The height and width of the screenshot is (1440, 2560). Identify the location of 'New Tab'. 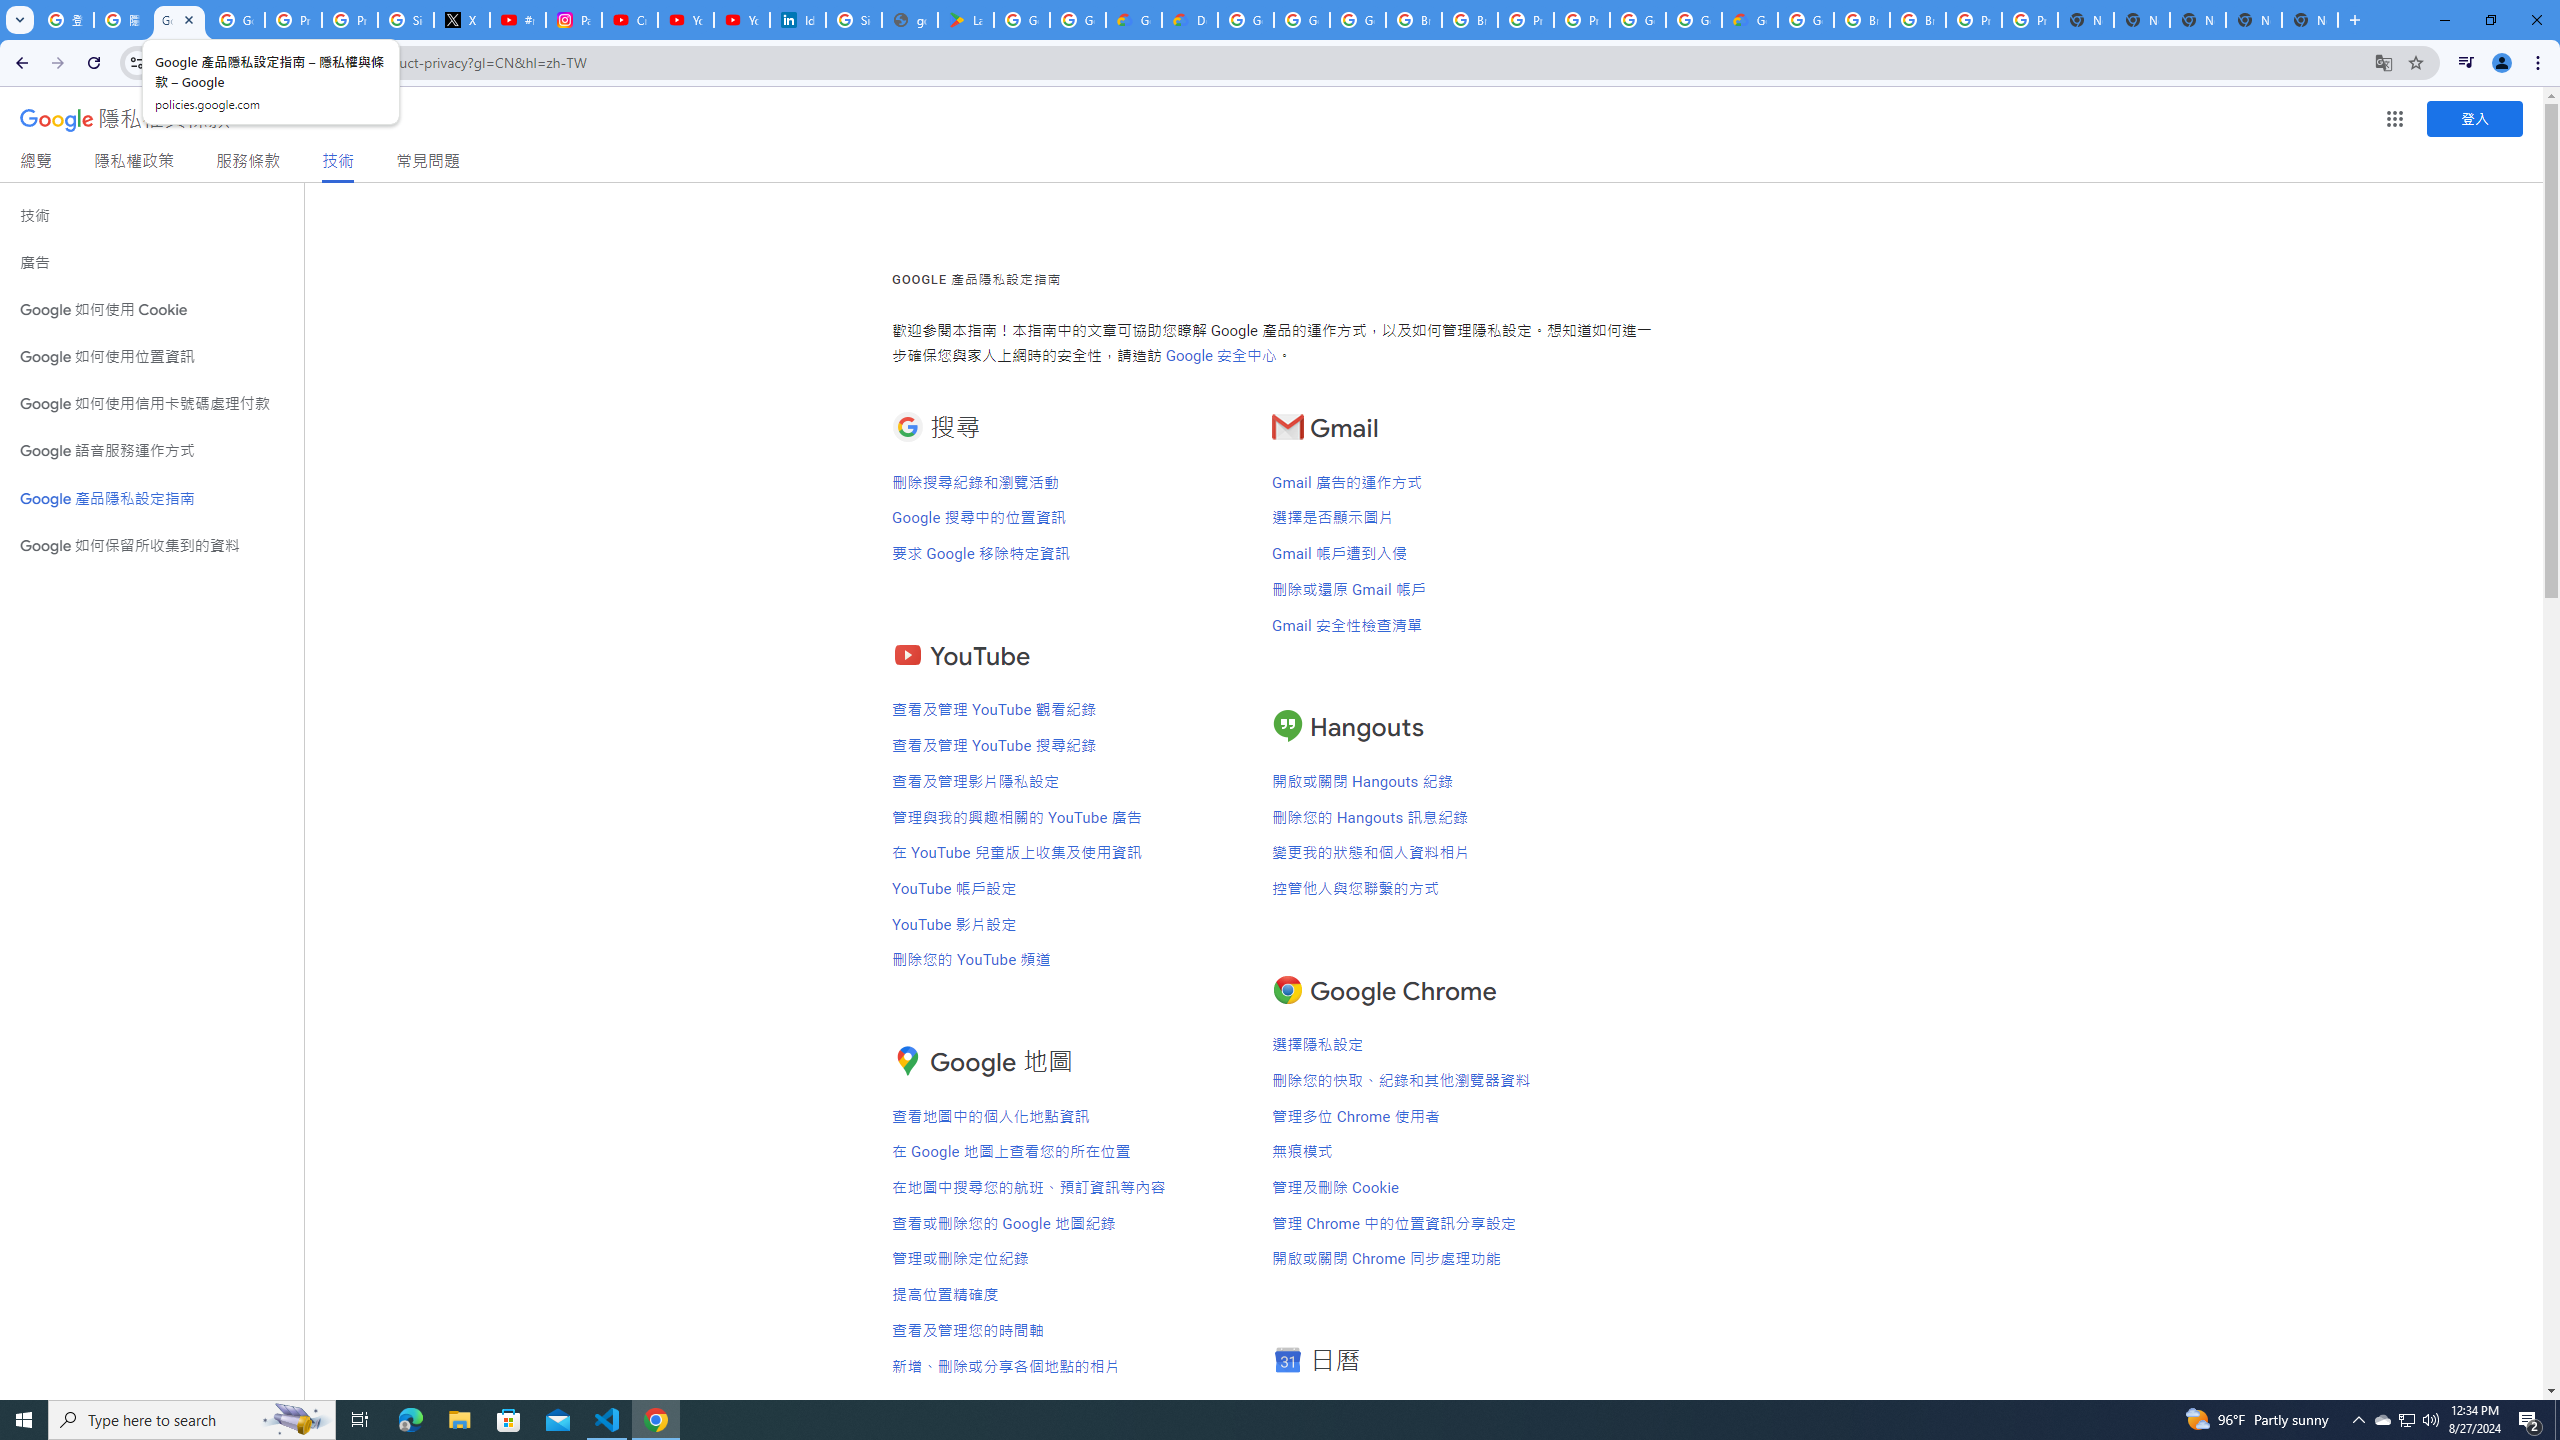
(2310, 19).